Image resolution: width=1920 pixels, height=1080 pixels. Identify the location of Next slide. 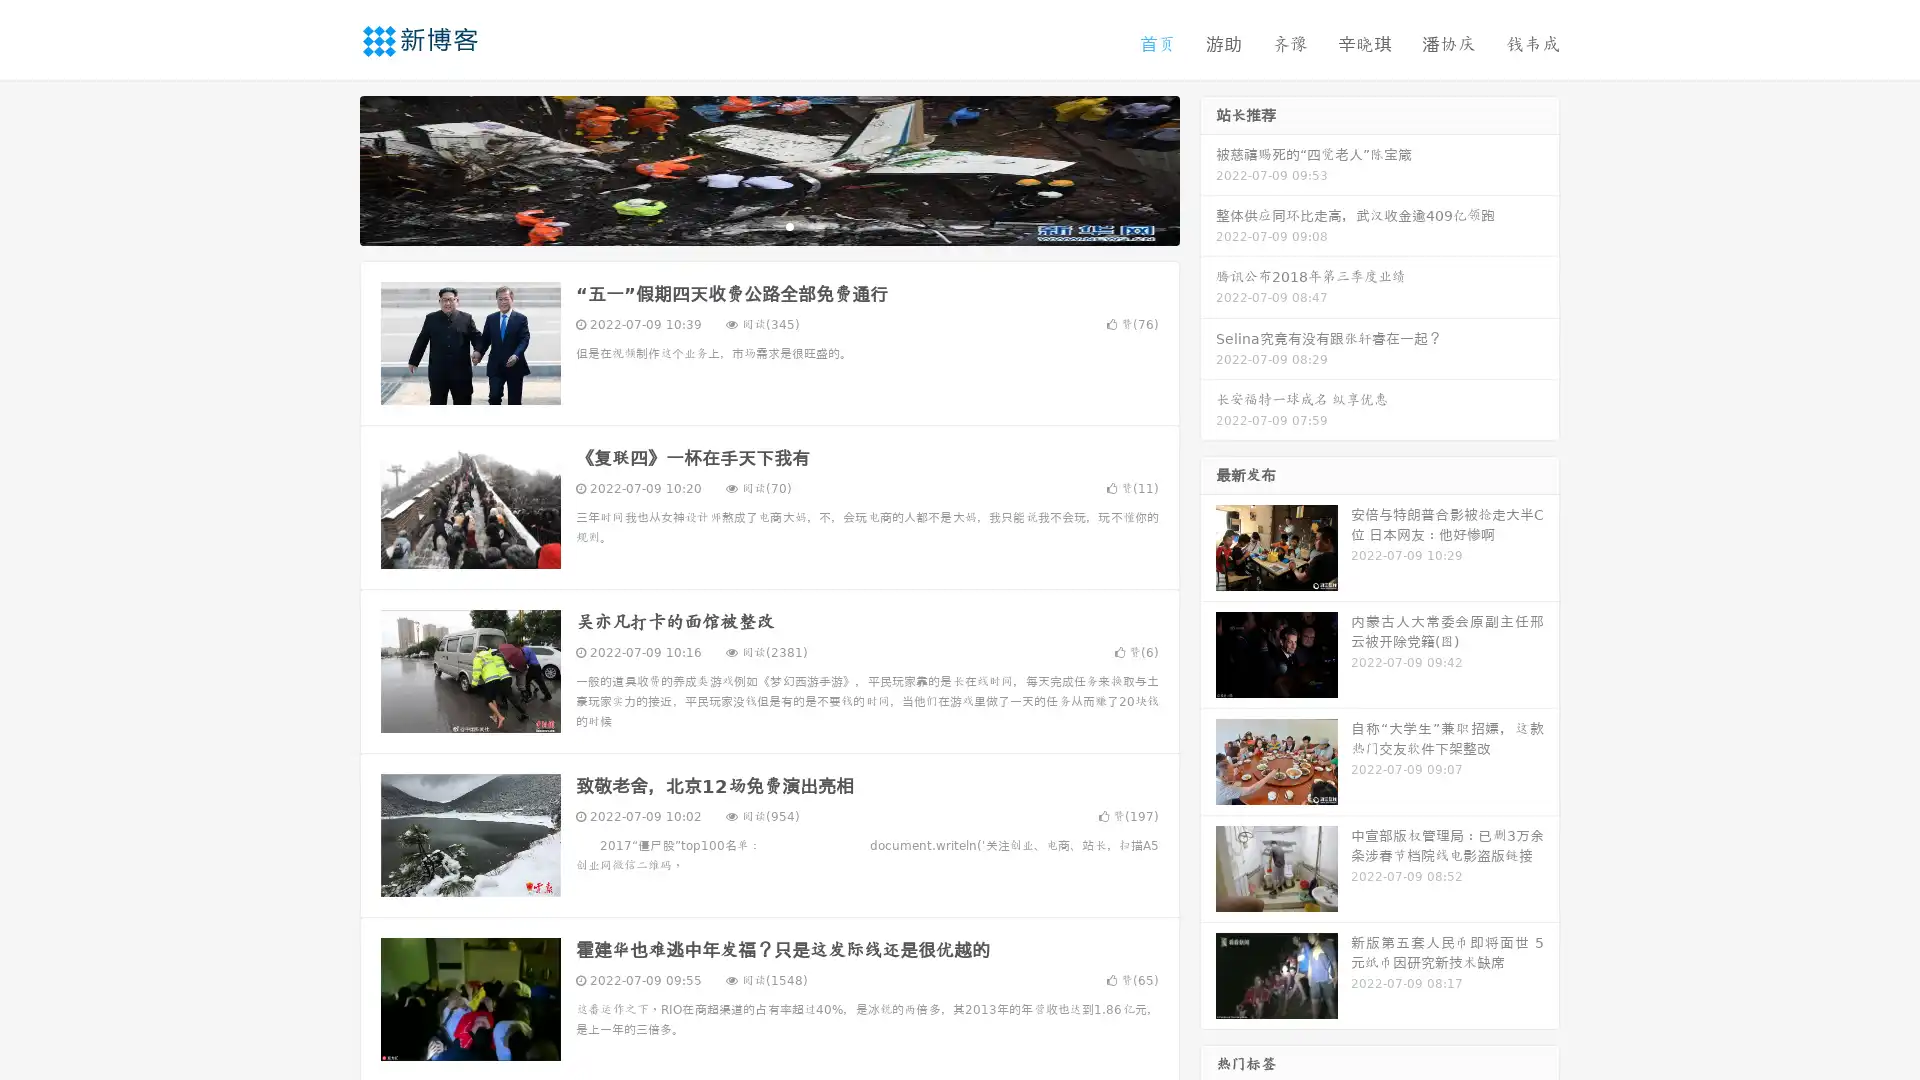
(1208, 168).